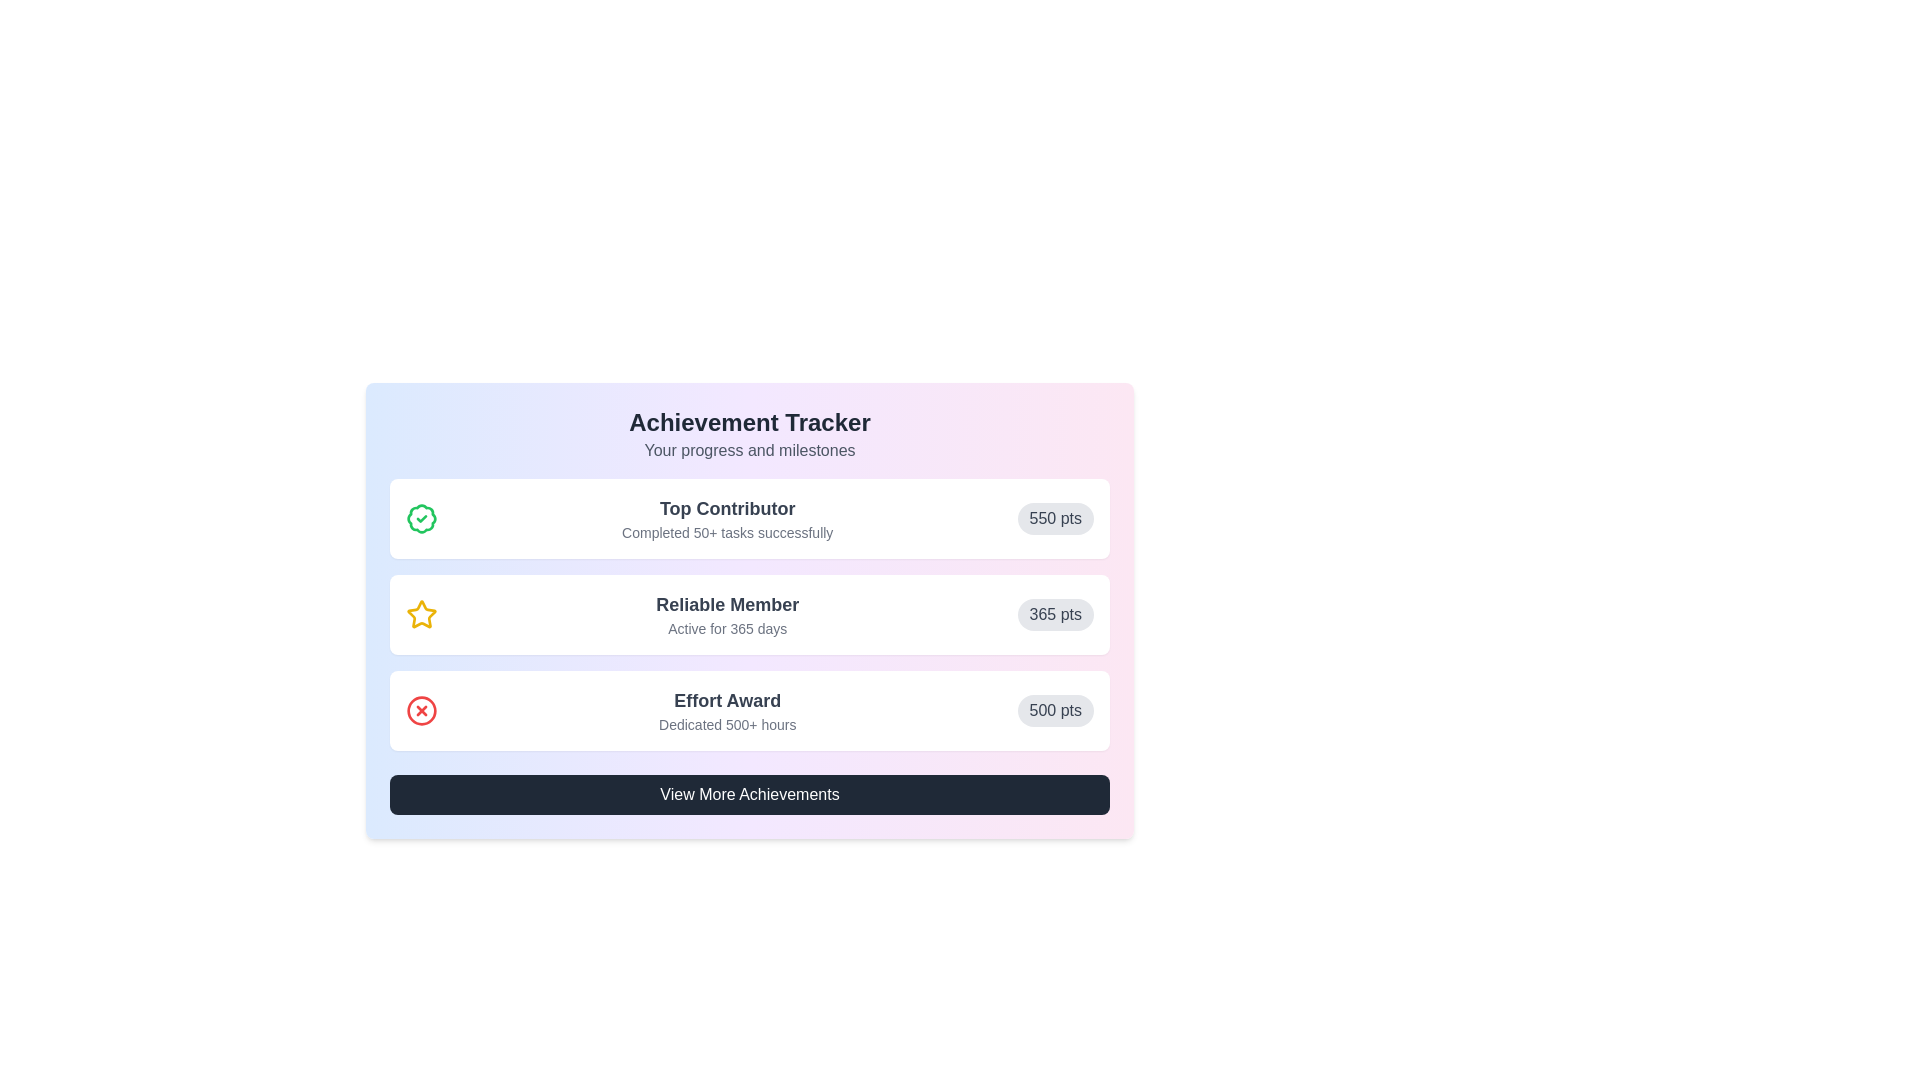 This screenshot has width=1920, height=1080. I want to click on text from the 'Achievement Tracker' label, which is a bold header in dark gray color located at the top section of the achievement panel, so click(748, 422).